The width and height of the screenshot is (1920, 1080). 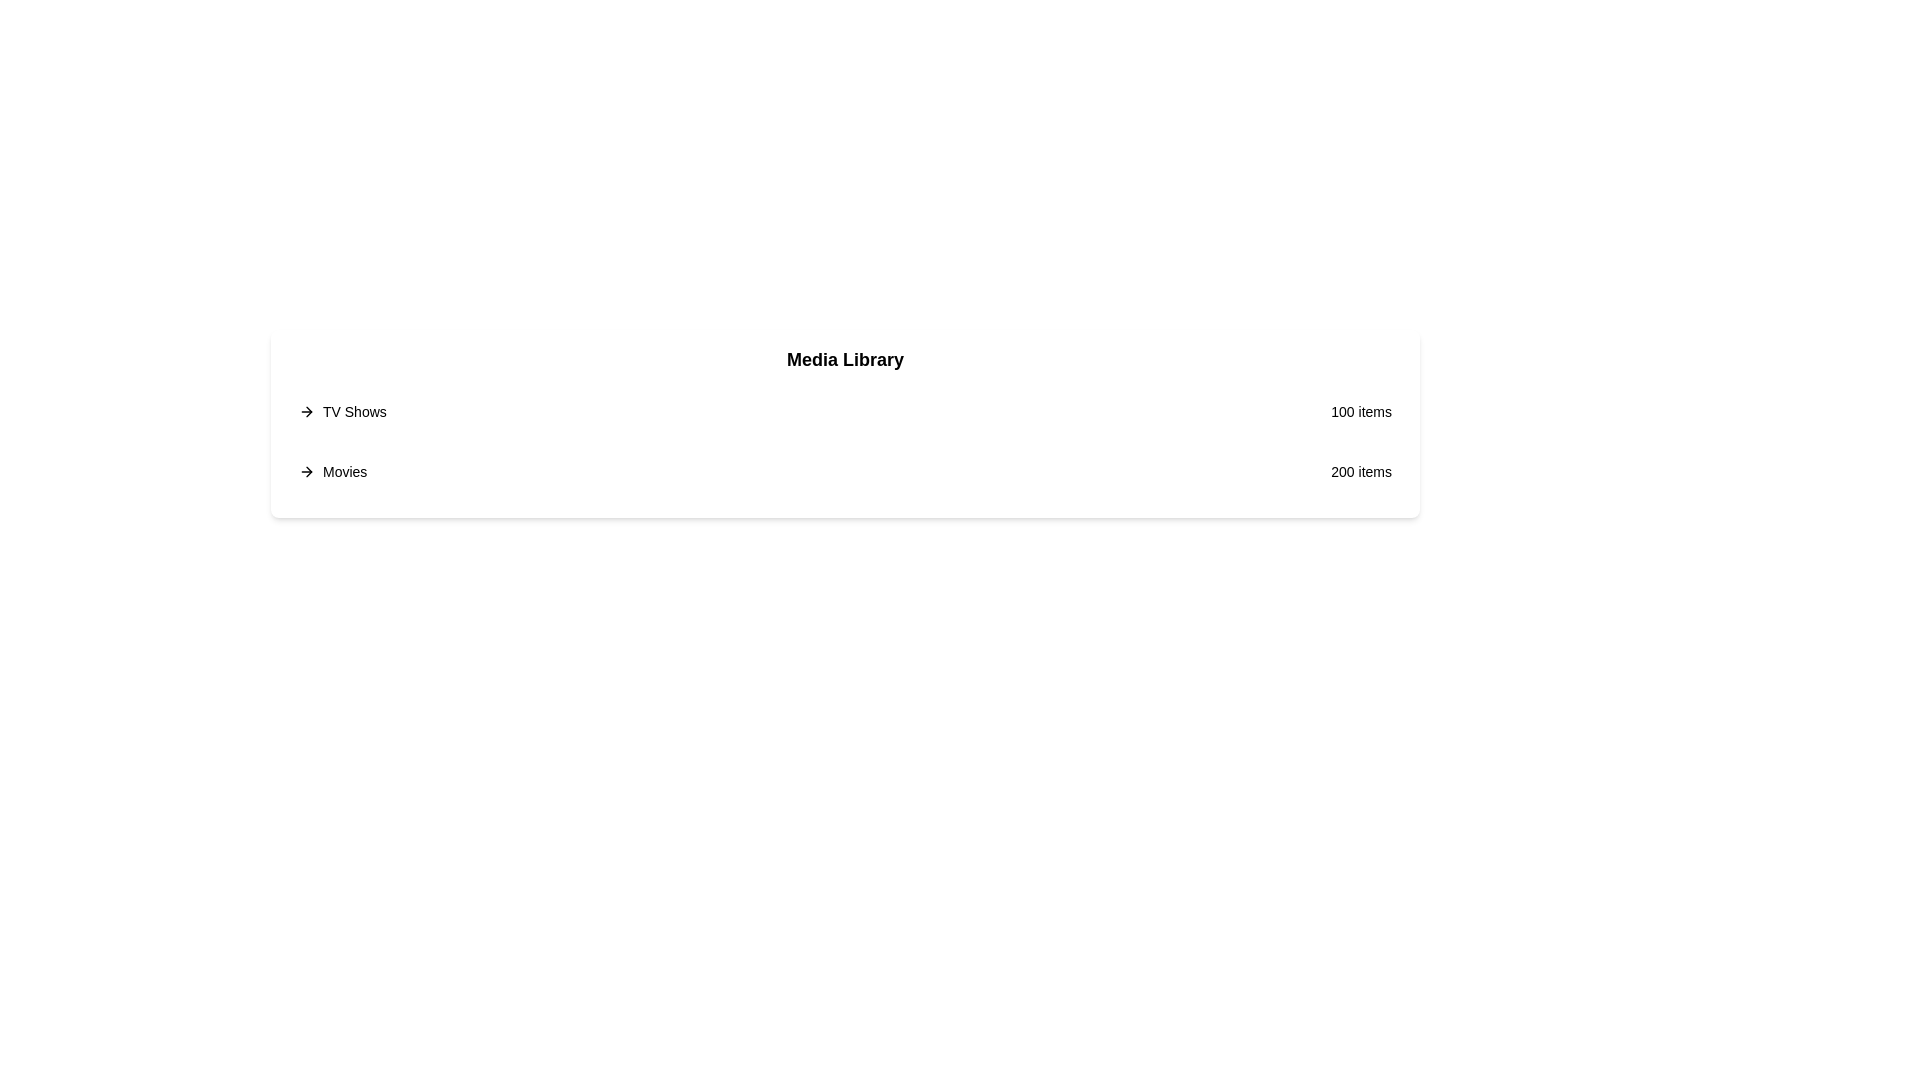 What do you see at coordinates (308, 411) in the screenshot?
I see `the arrow-shaped icon located to the left of the 'Movies' text, which serves as a navigation button in the list of items` at bounding box center [308, 411].